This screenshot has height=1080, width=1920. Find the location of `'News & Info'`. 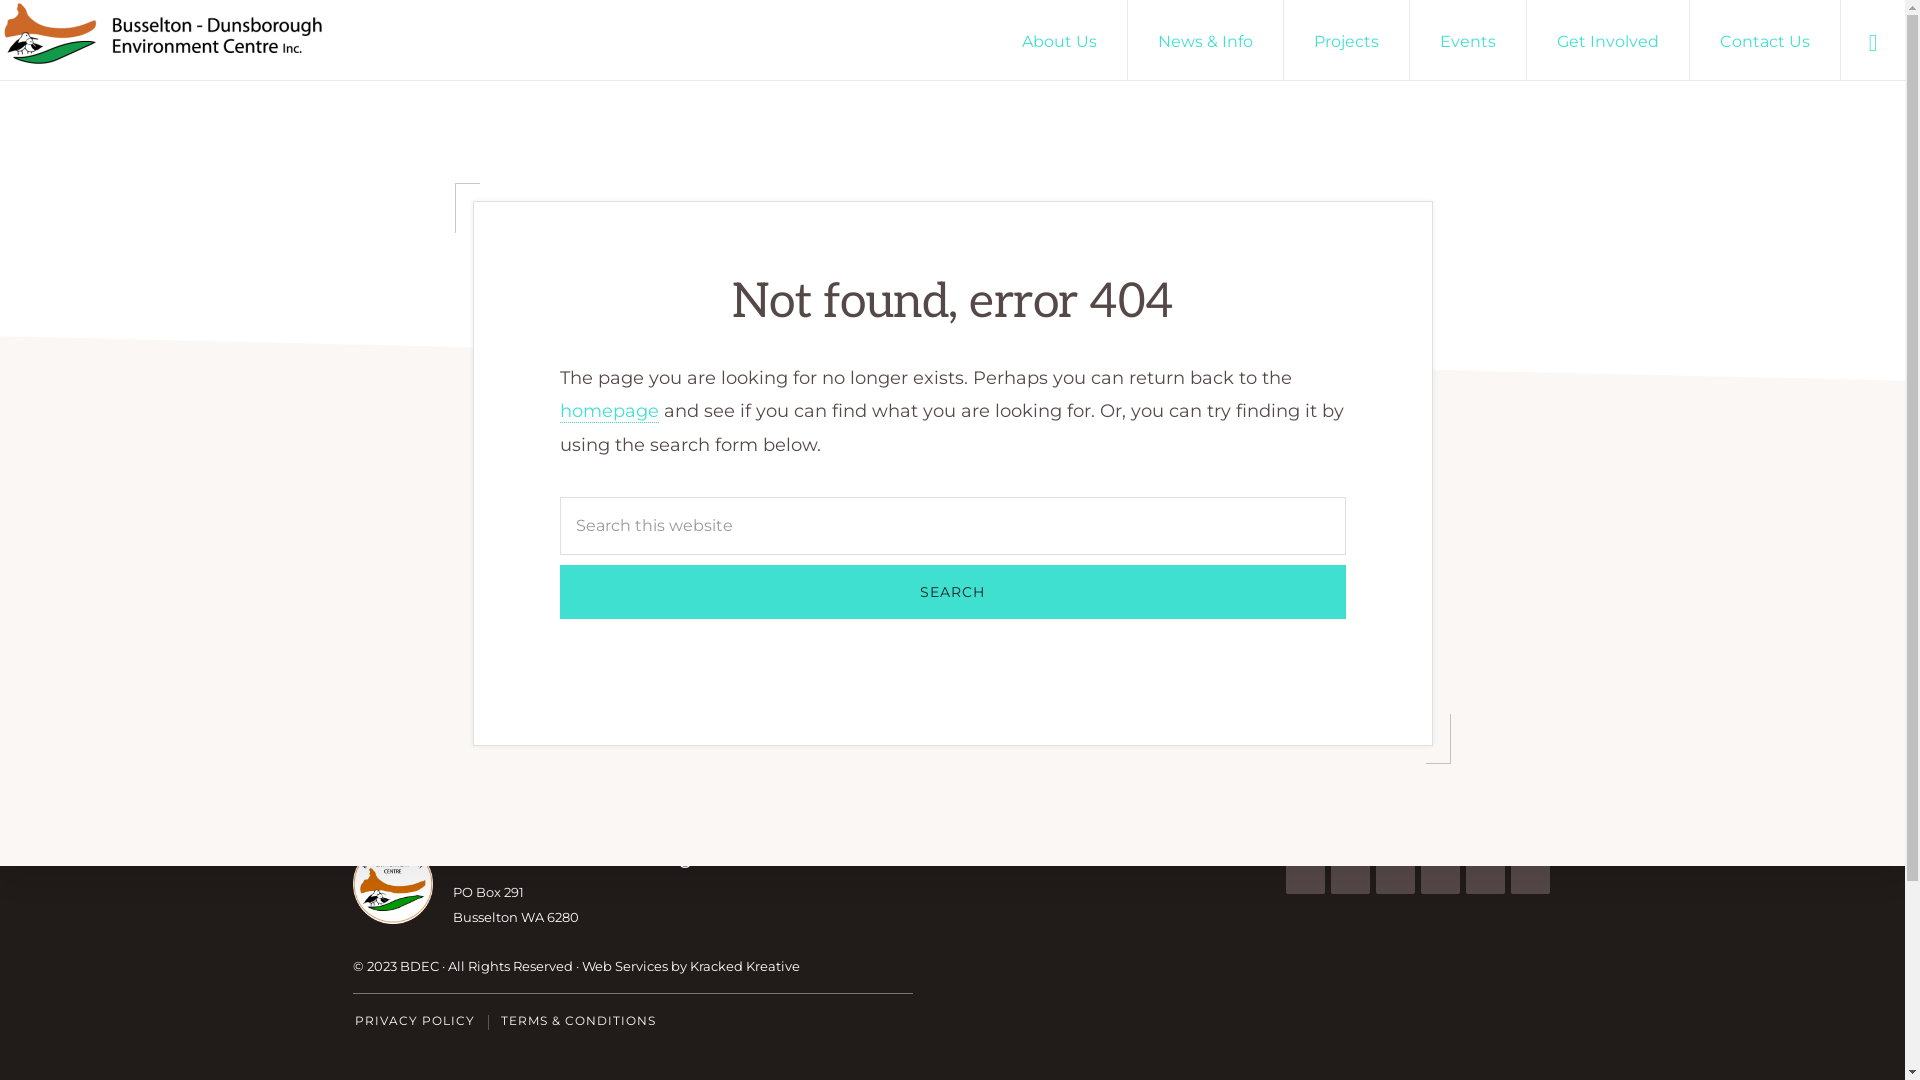

'News & Info' is located at coordinates (1204, 39).